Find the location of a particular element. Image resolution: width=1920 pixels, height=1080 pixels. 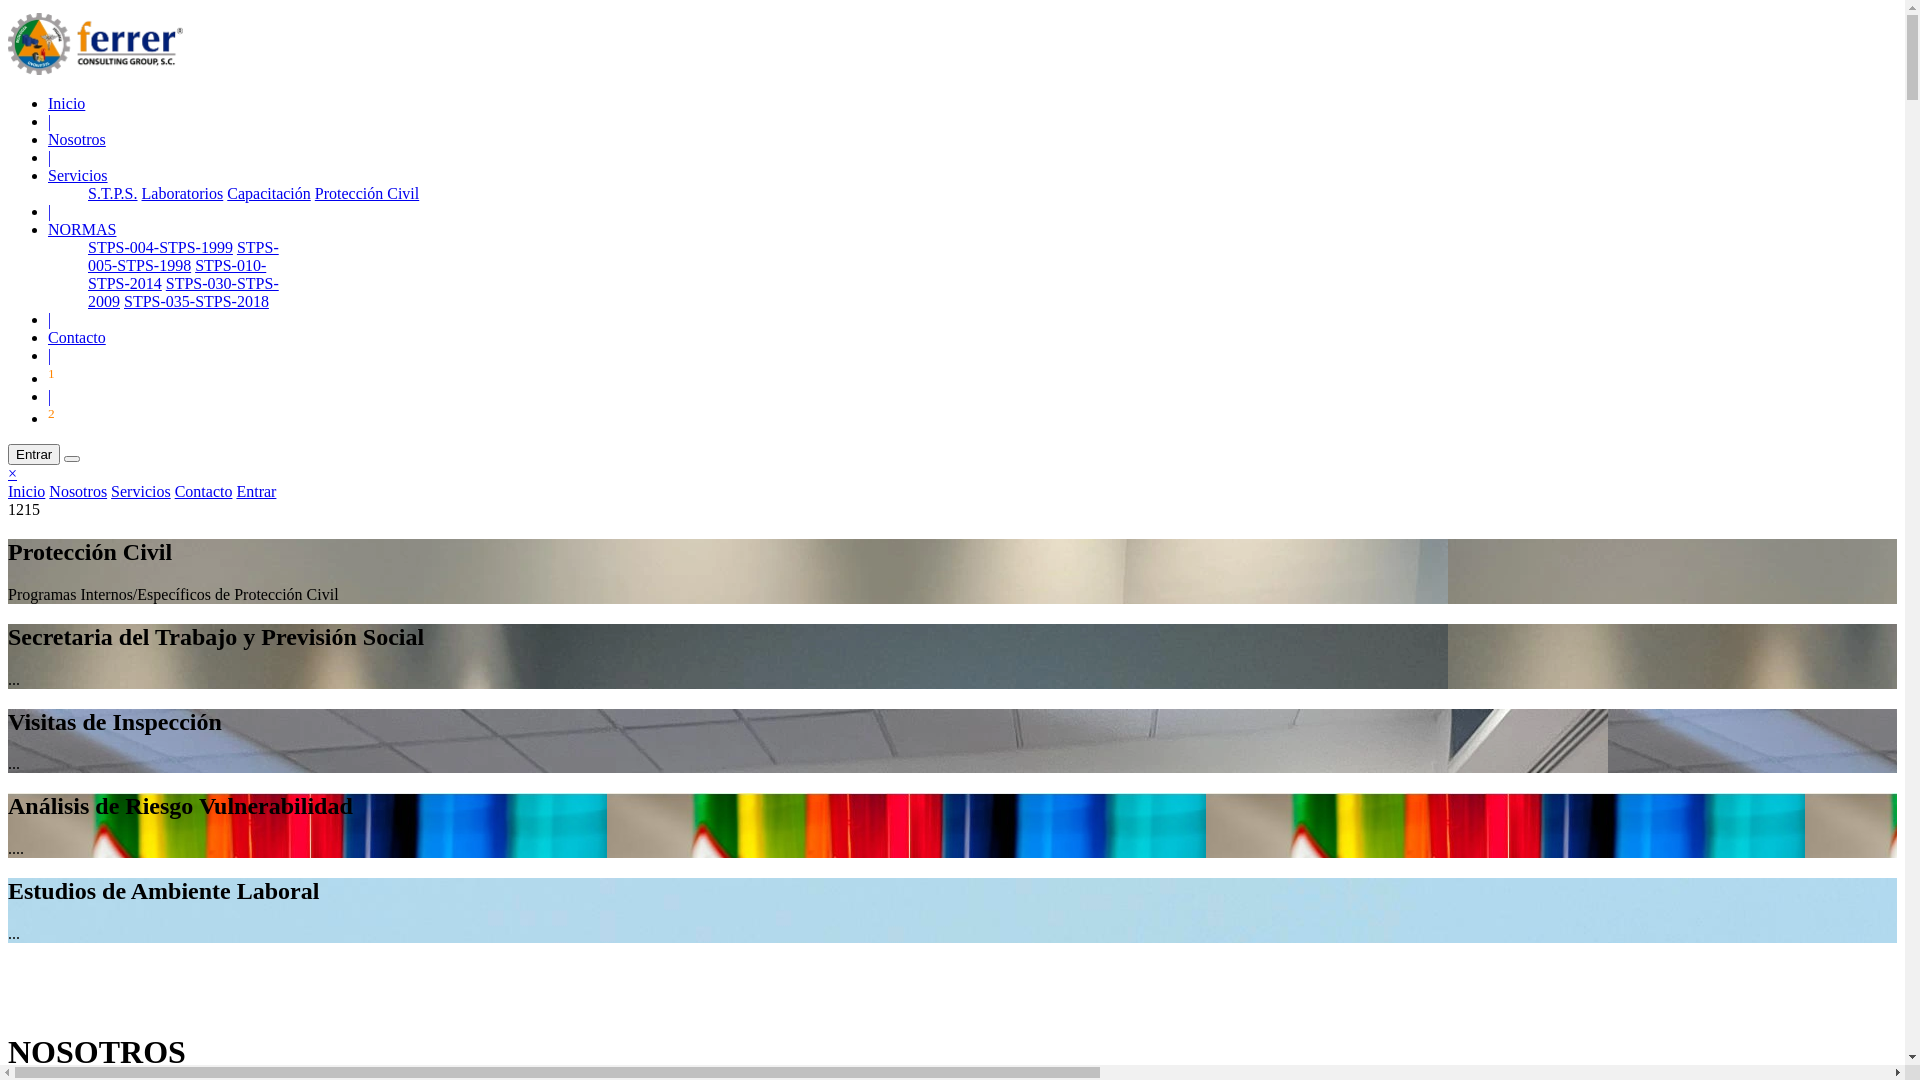

'2' is located at coordinates (51, 417).